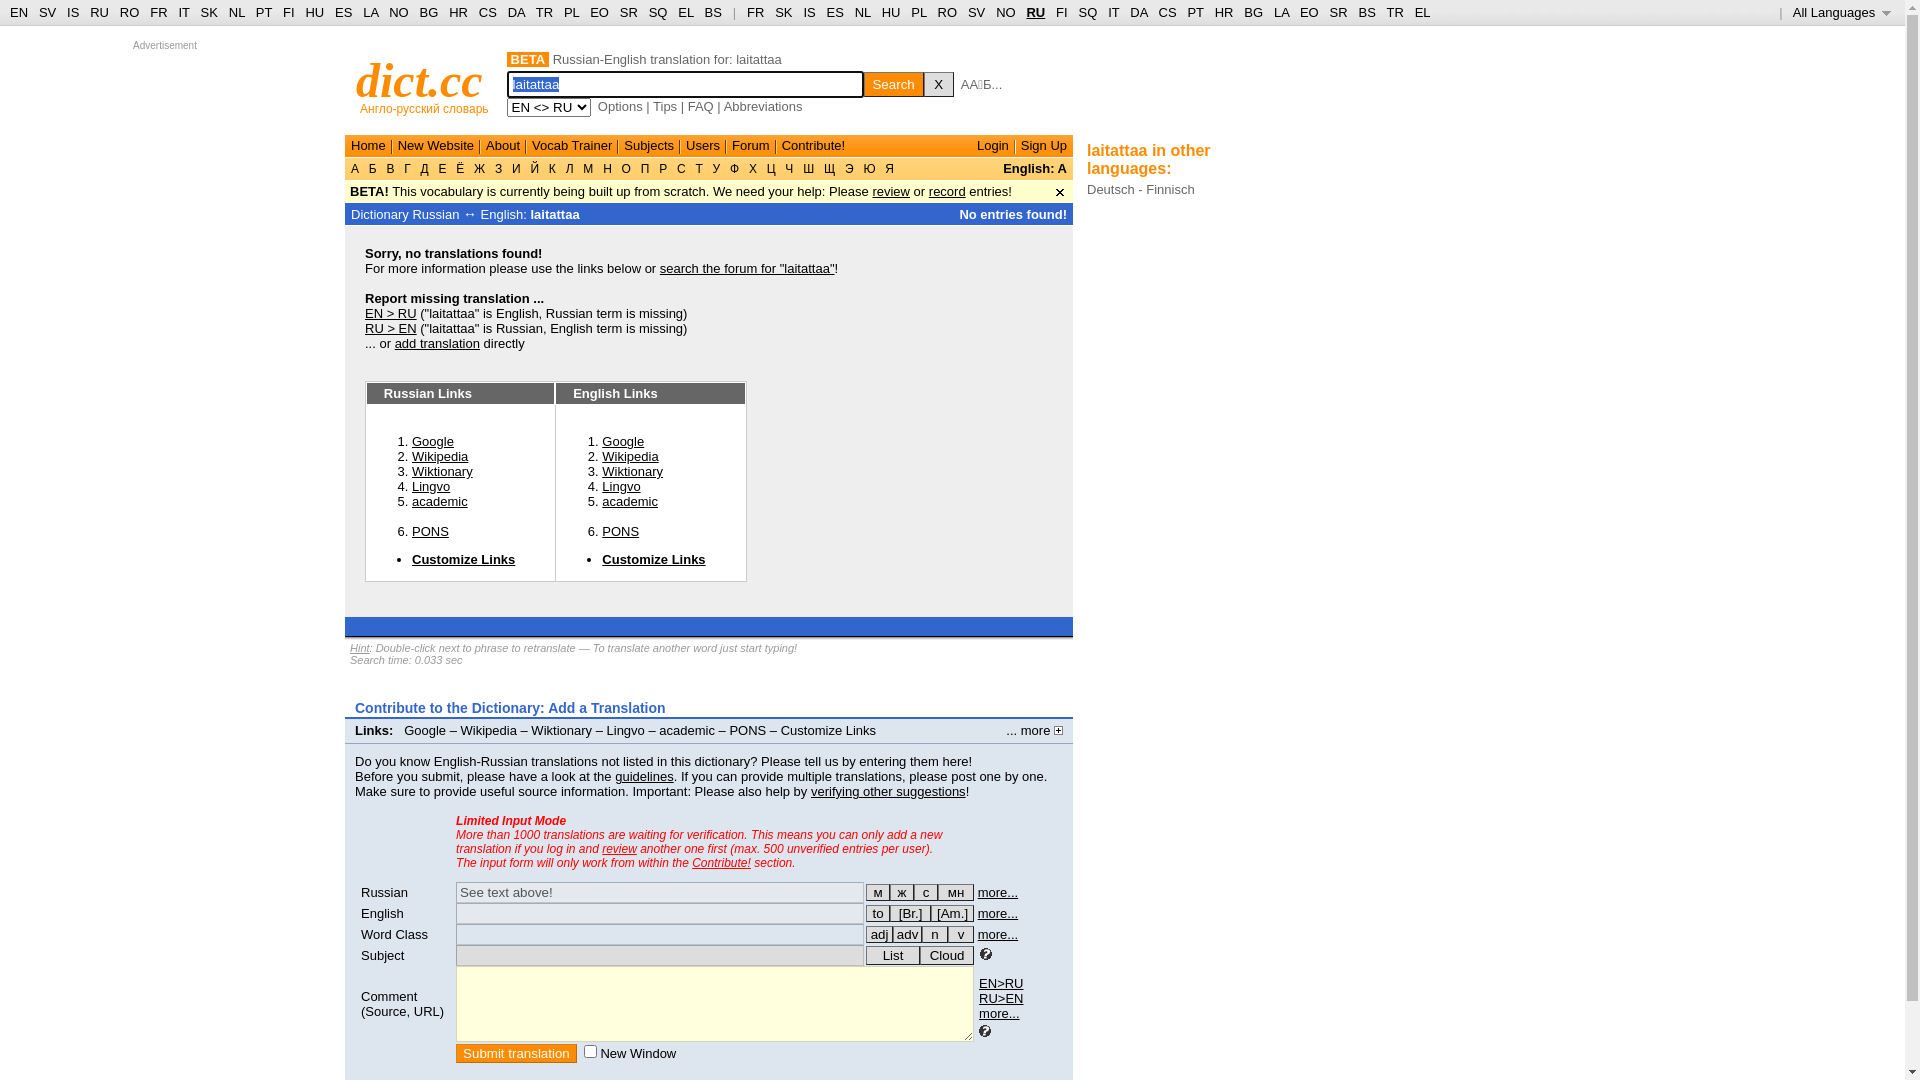 Image resolution: width=1920 pixels, height=1080 pixels. I want to click on 'New Website', so click(435, 144).